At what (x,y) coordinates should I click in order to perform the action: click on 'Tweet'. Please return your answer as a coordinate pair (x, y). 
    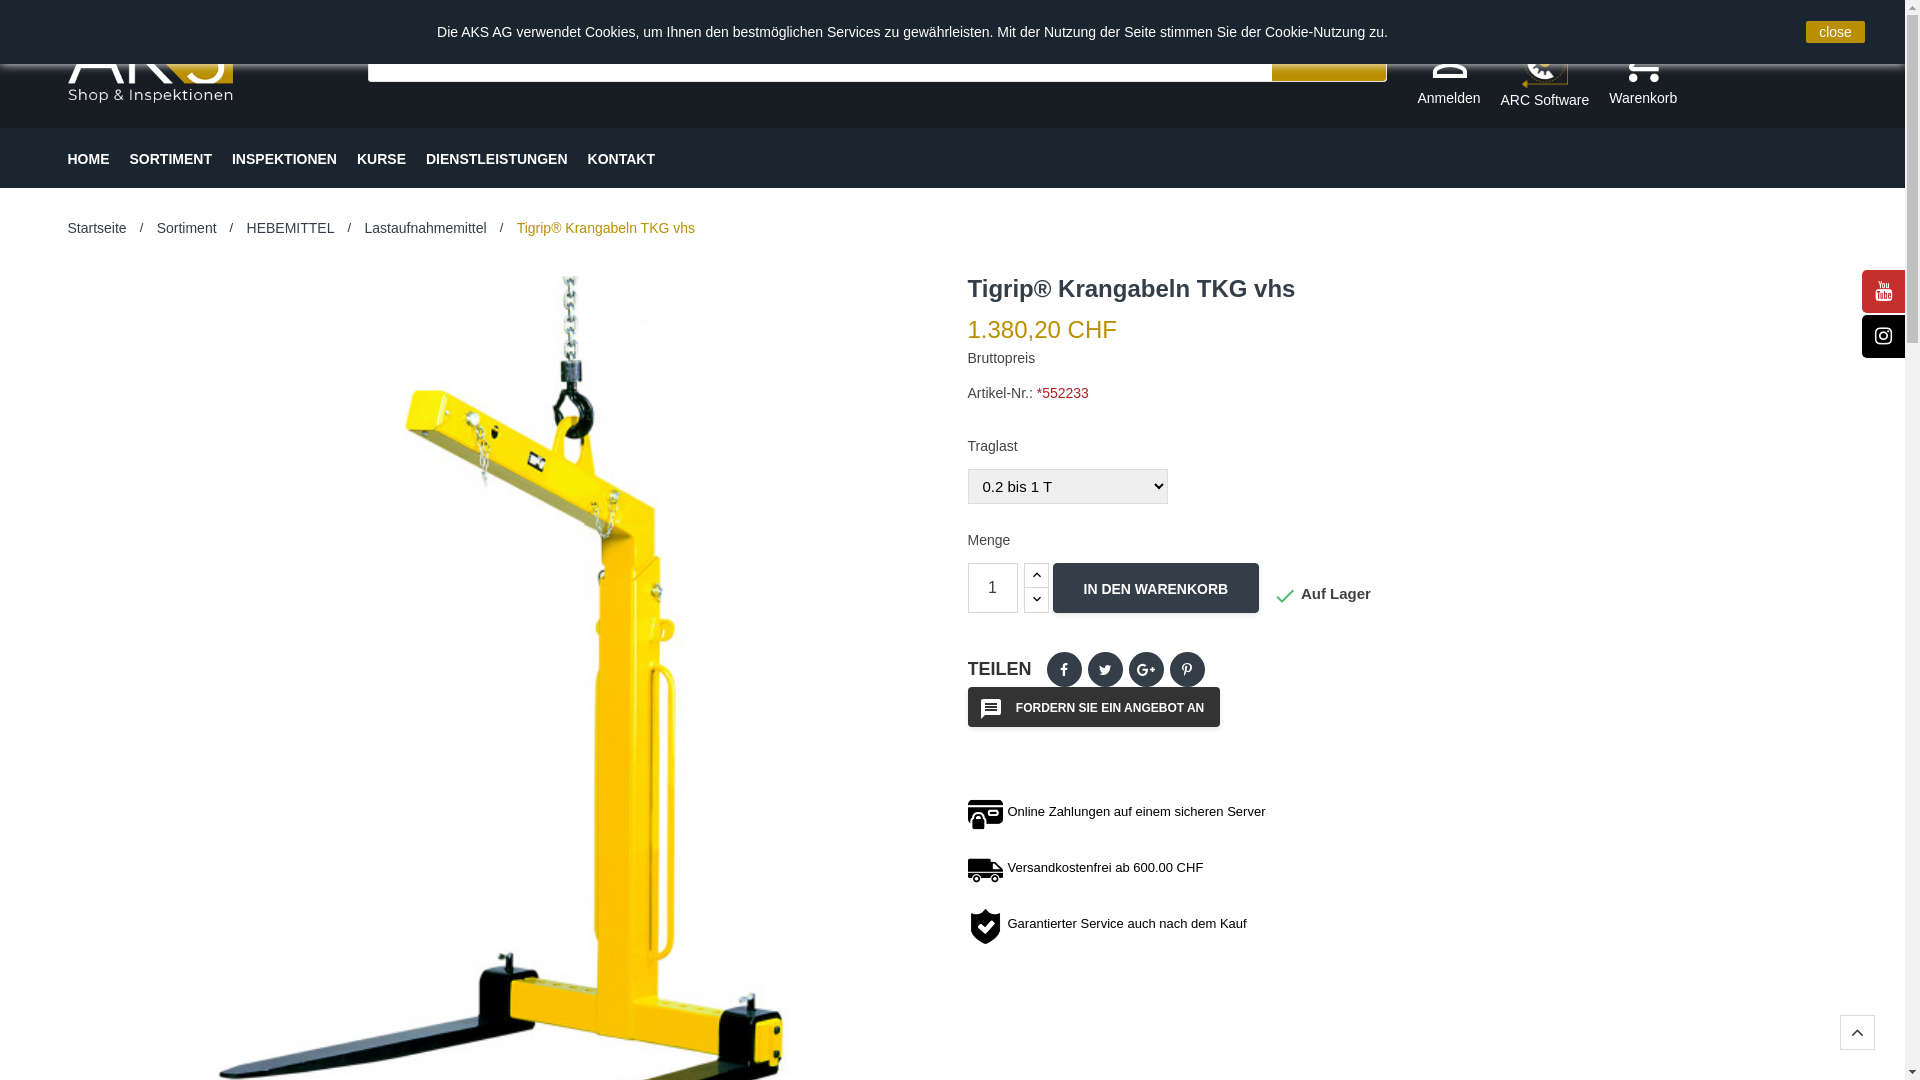
    Looking at the image, I should click on (1104, 669).